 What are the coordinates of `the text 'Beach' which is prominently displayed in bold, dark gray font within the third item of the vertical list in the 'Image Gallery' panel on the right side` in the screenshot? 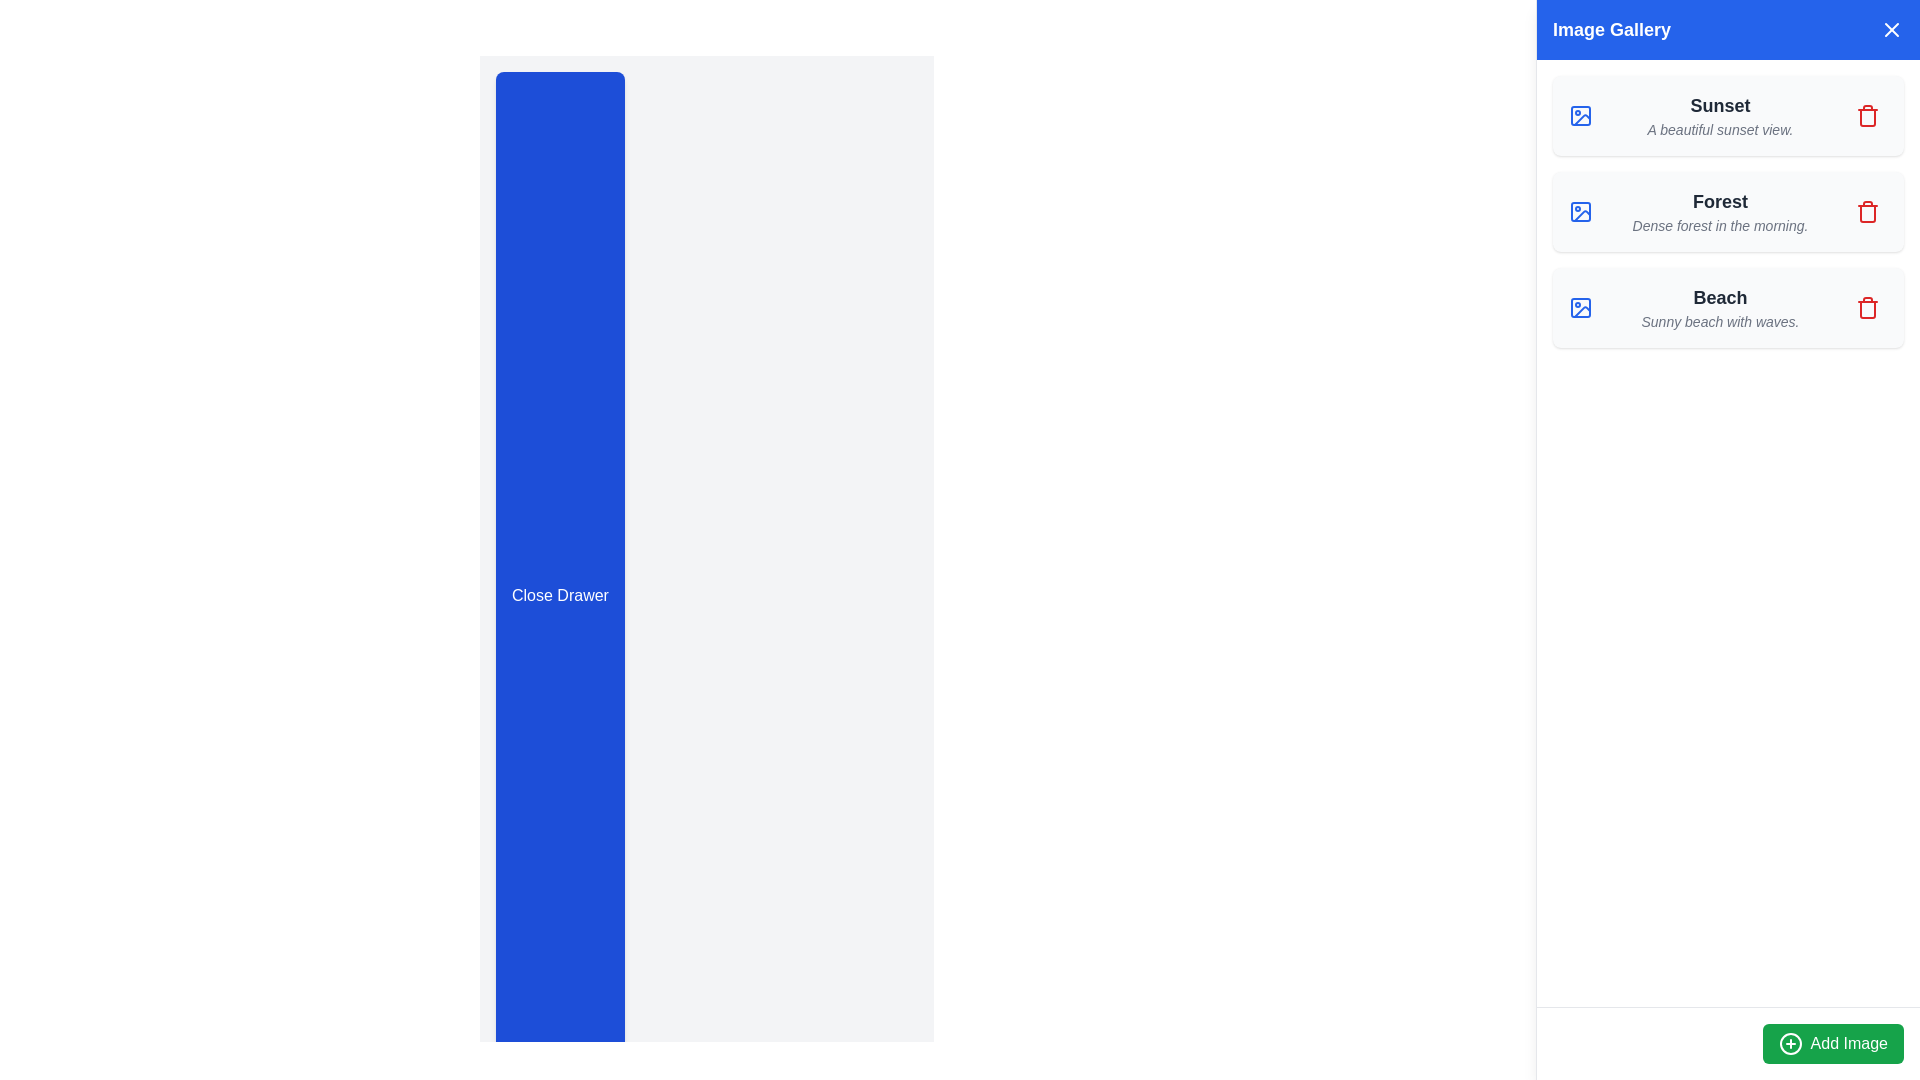 It's located at (1719, 297).